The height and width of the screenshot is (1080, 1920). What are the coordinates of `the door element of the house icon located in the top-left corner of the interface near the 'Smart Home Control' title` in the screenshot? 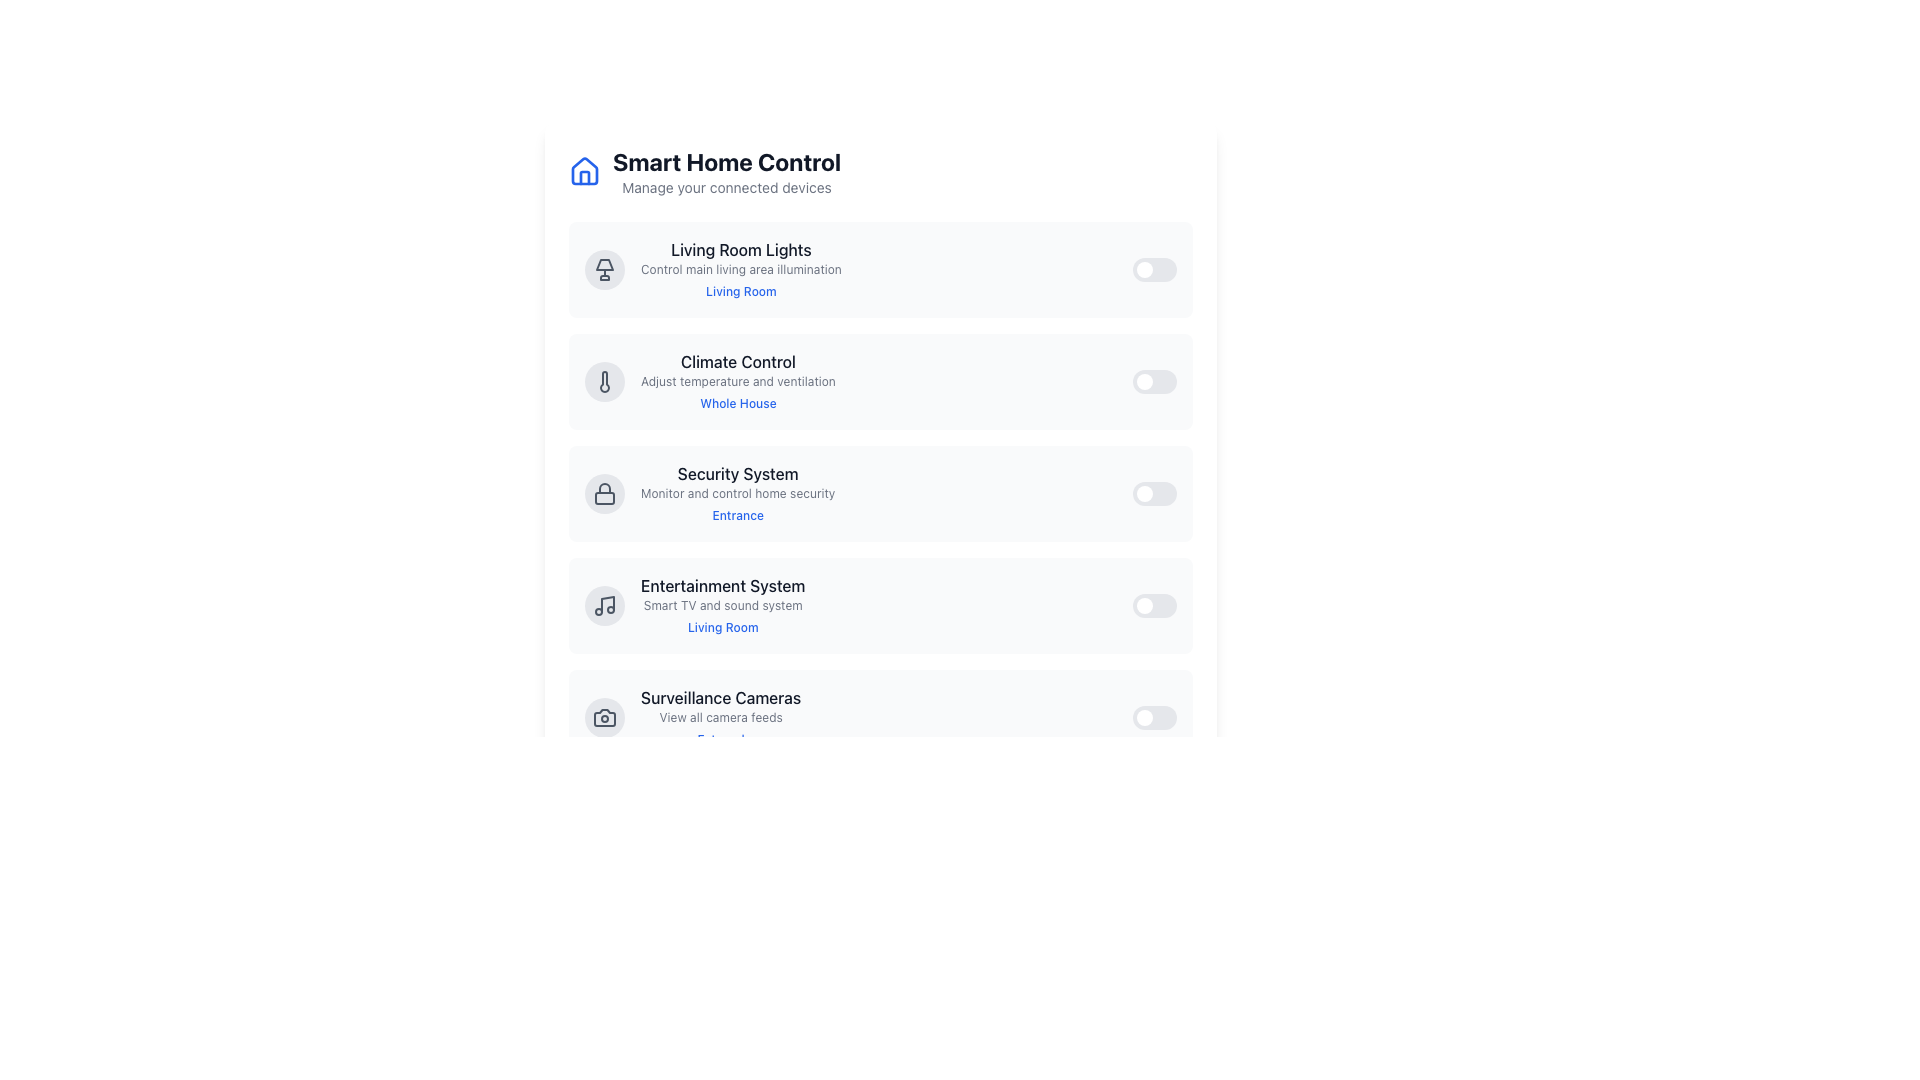 It's located at (584, 176).